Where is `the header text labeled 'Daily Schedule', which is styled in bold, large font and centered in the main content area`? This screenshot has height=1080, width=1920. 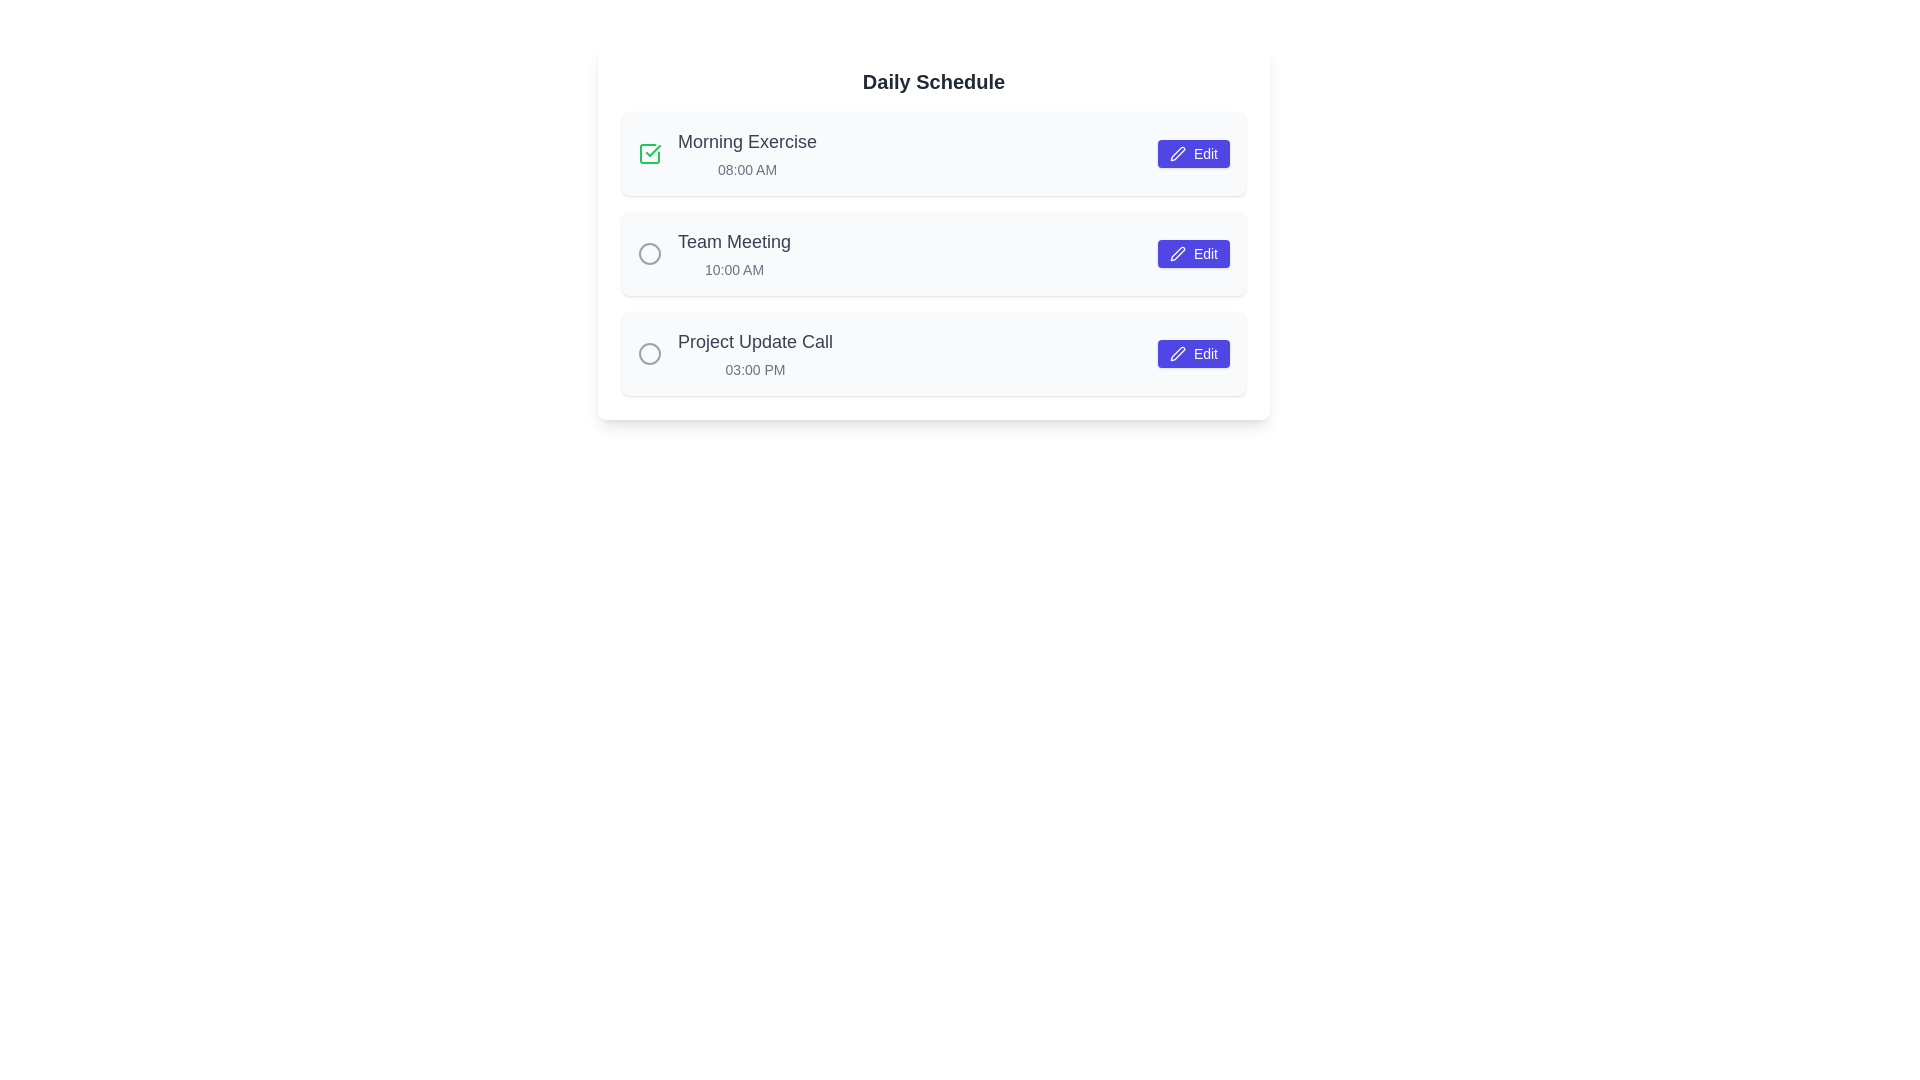
the header text labeled 'Daily Schedule', which is styled in bold, large font and centered in the main content area is located at coordinates (933, 80).